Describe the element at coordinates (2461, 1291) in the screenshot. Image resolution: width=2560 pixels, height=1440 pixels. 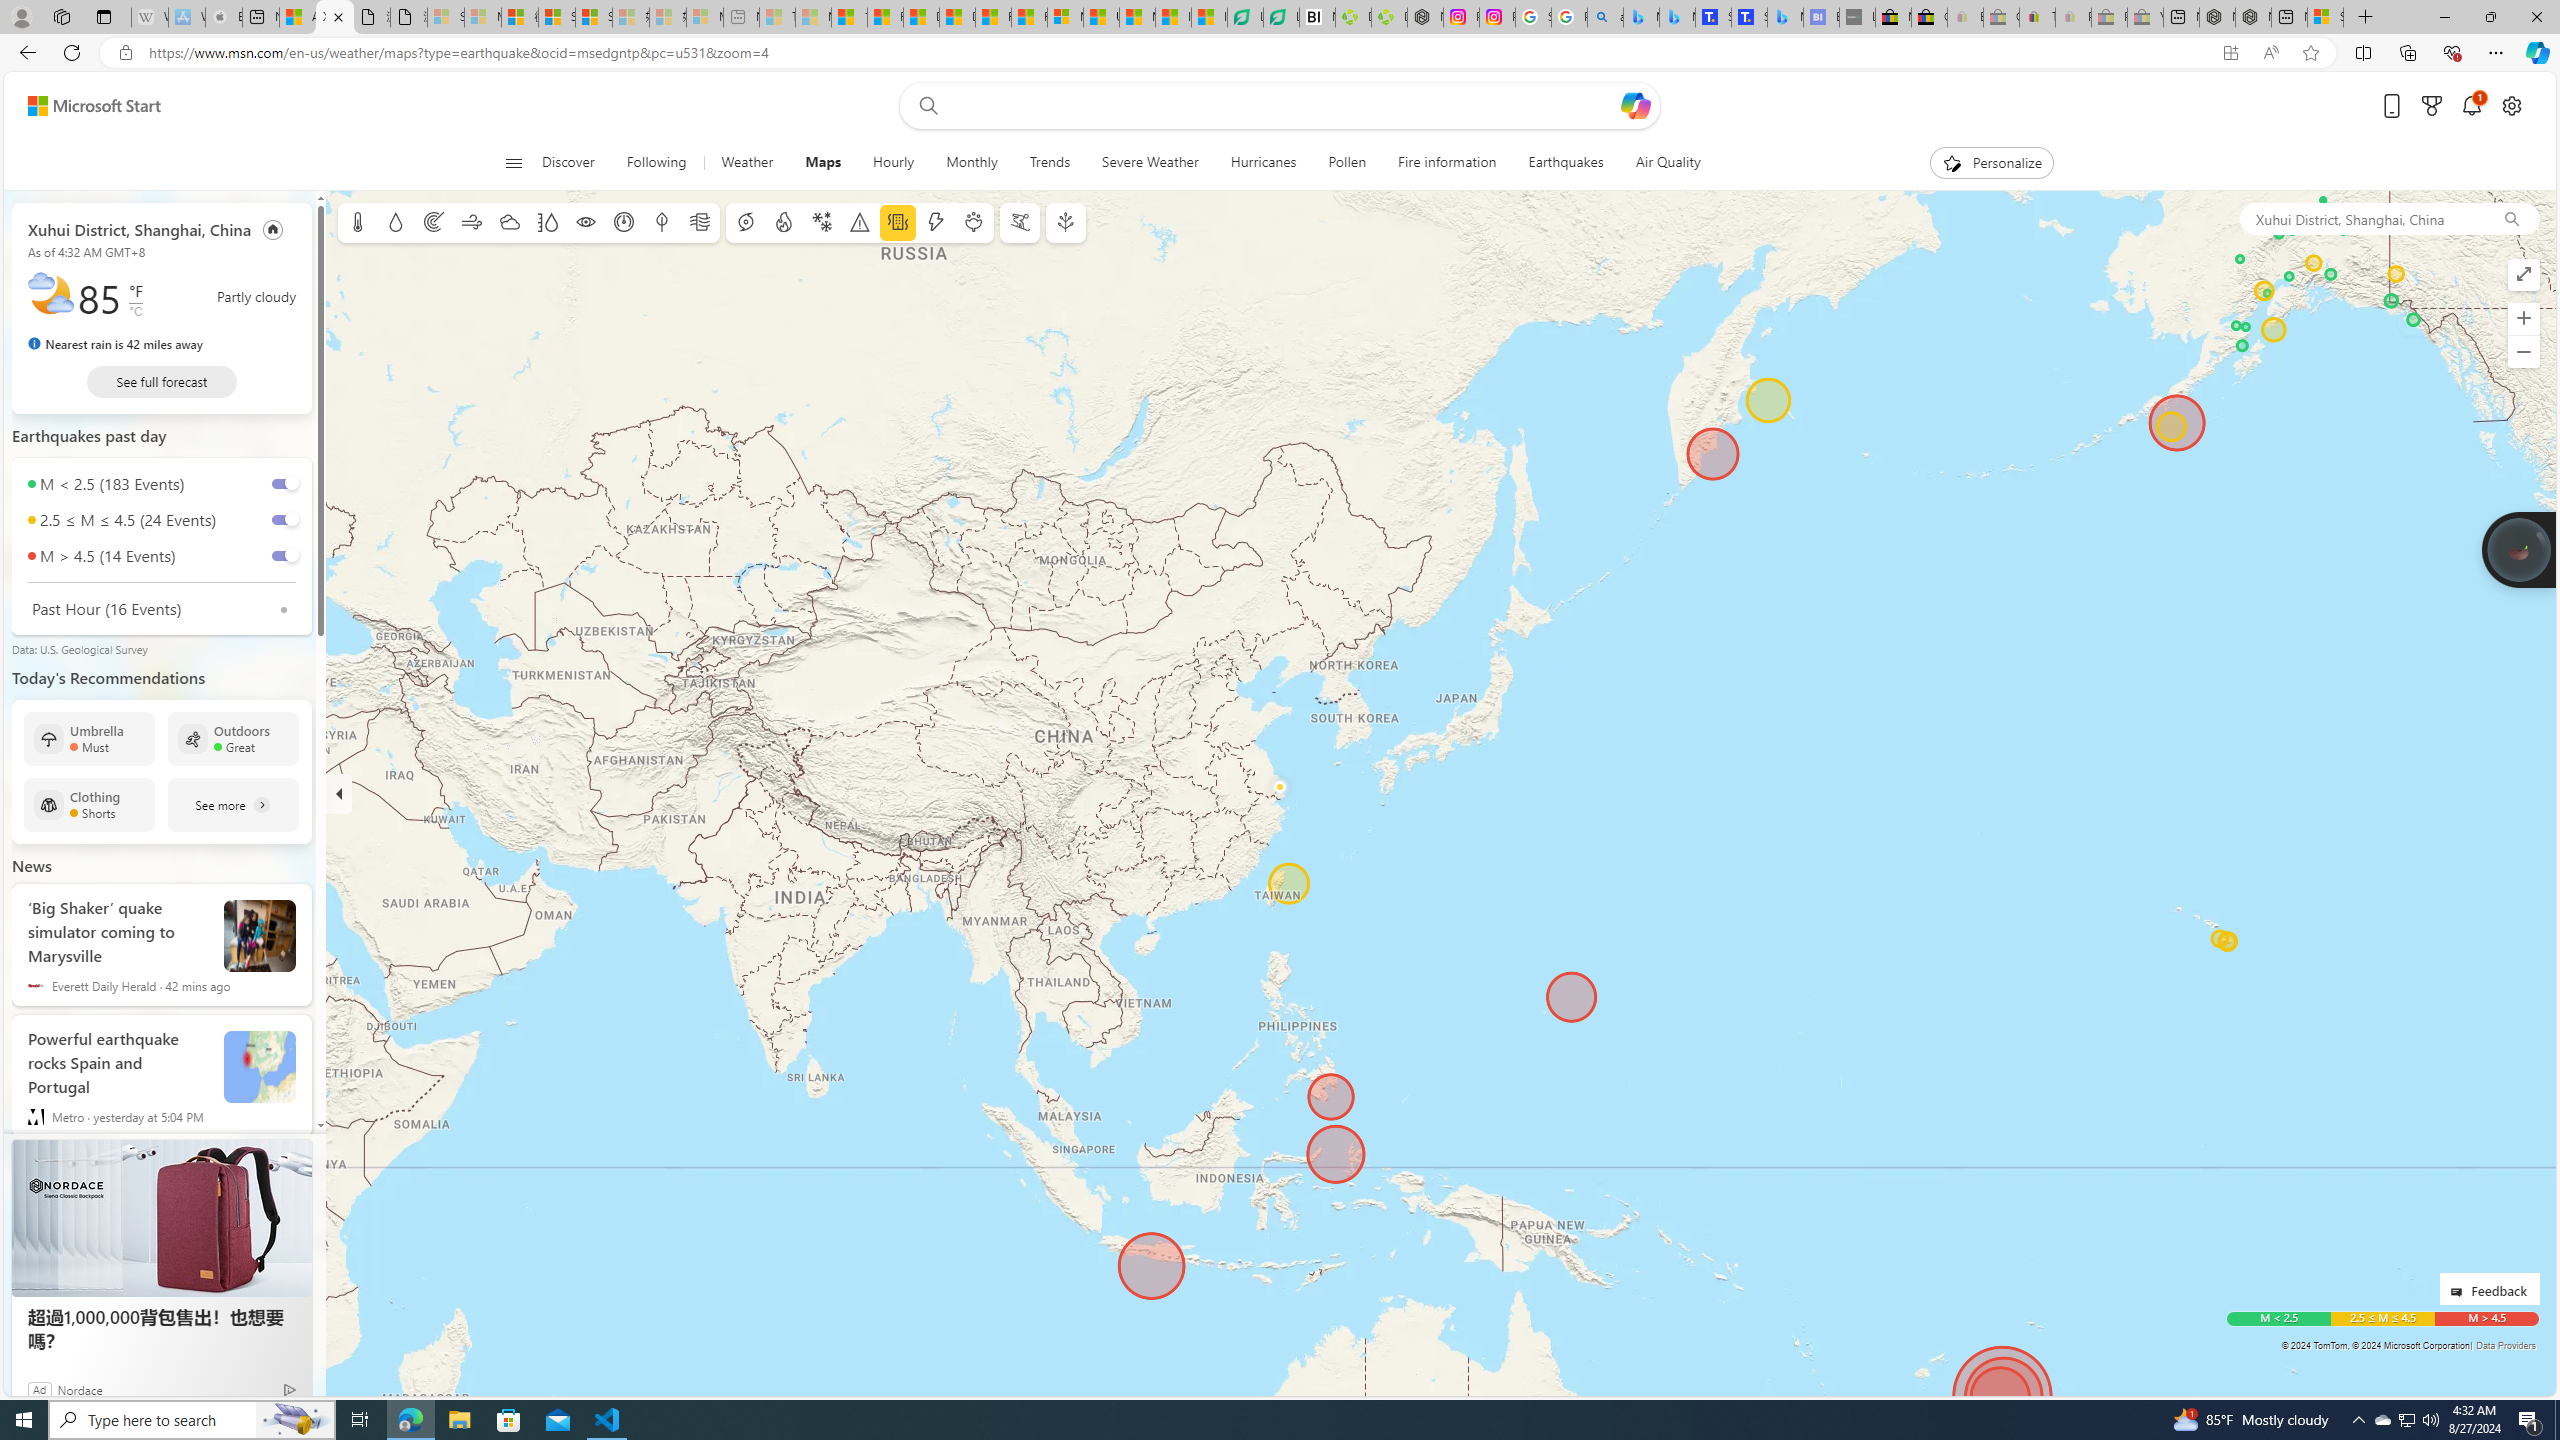
I see `'Class: feedback_link_icon-DS-EntryPoint1-1'` at that location.